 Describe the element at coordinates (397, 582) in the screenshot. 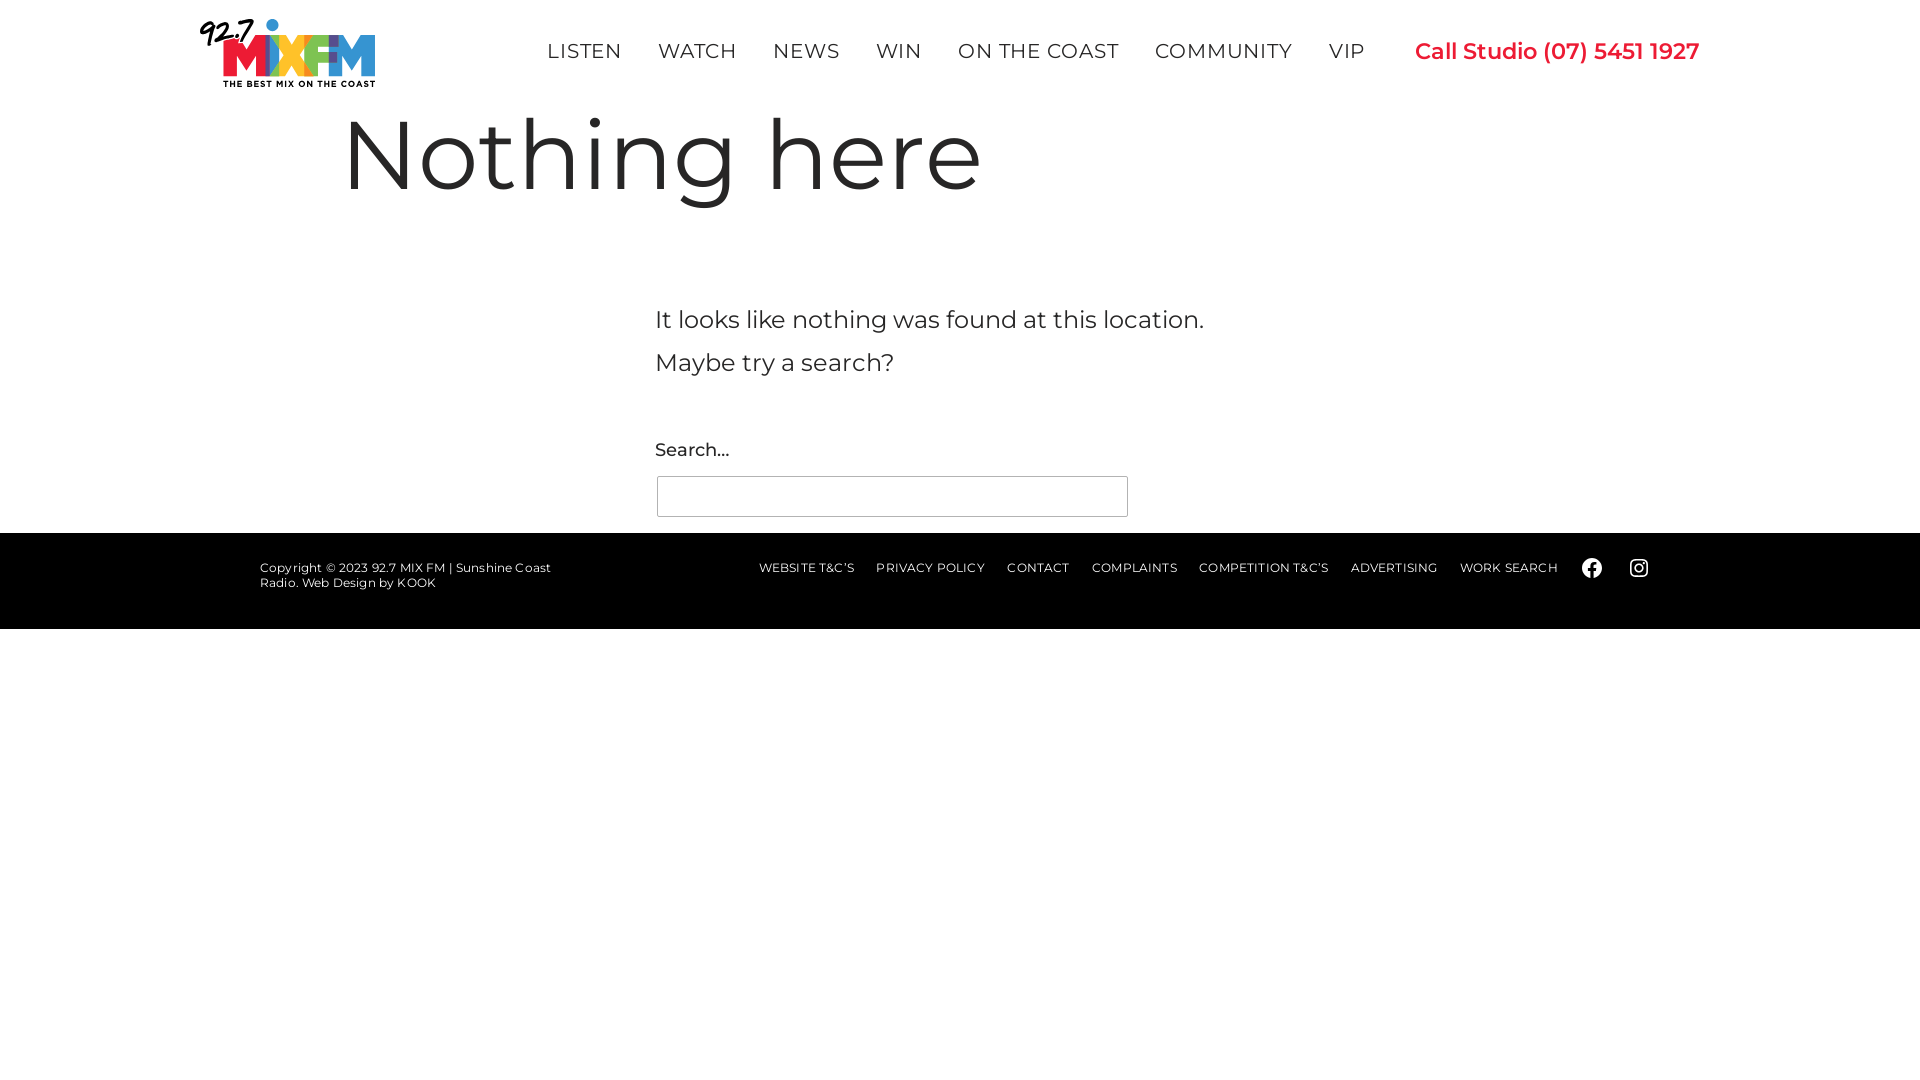

I see `'KOOK'` at that location.